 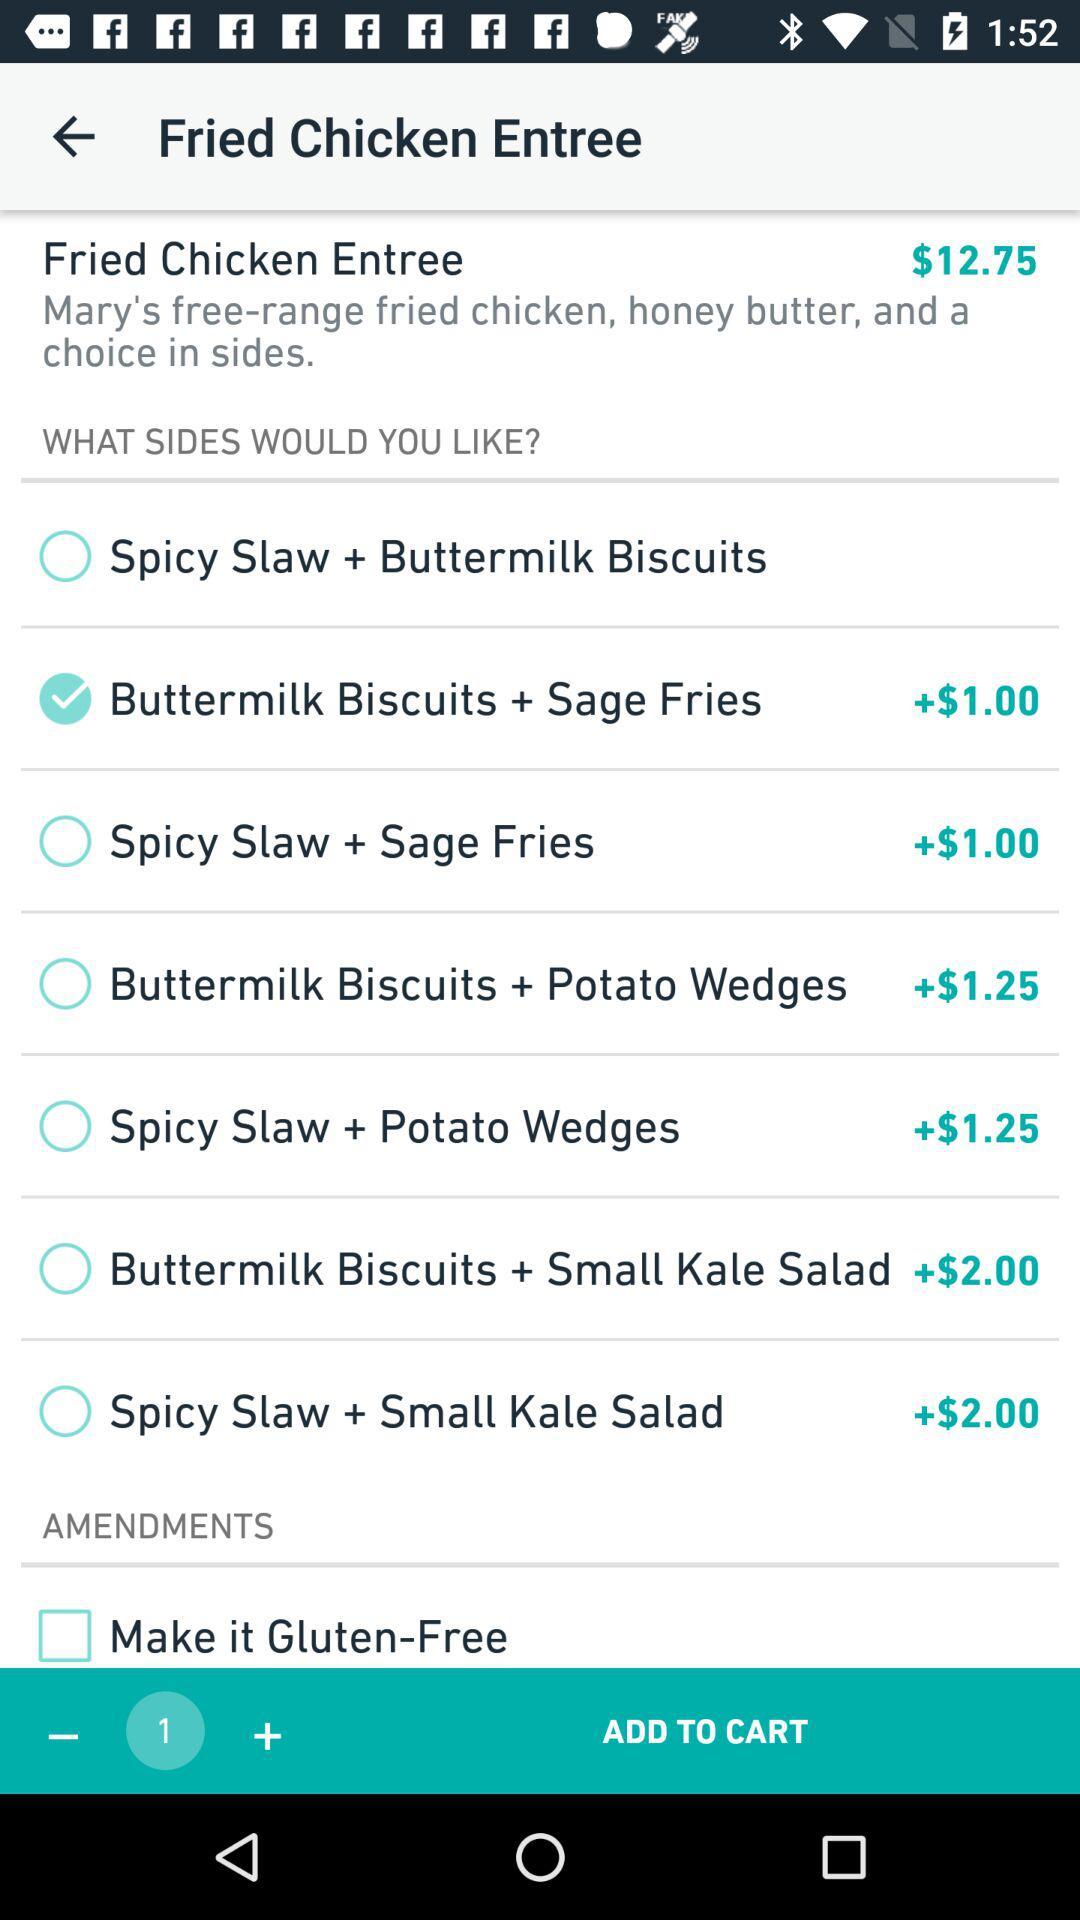 What do you see at coordinates (266, 1730) in the screenshot?
I see `icon to the left of the add to cart item` at bounding box center [266, 1730].